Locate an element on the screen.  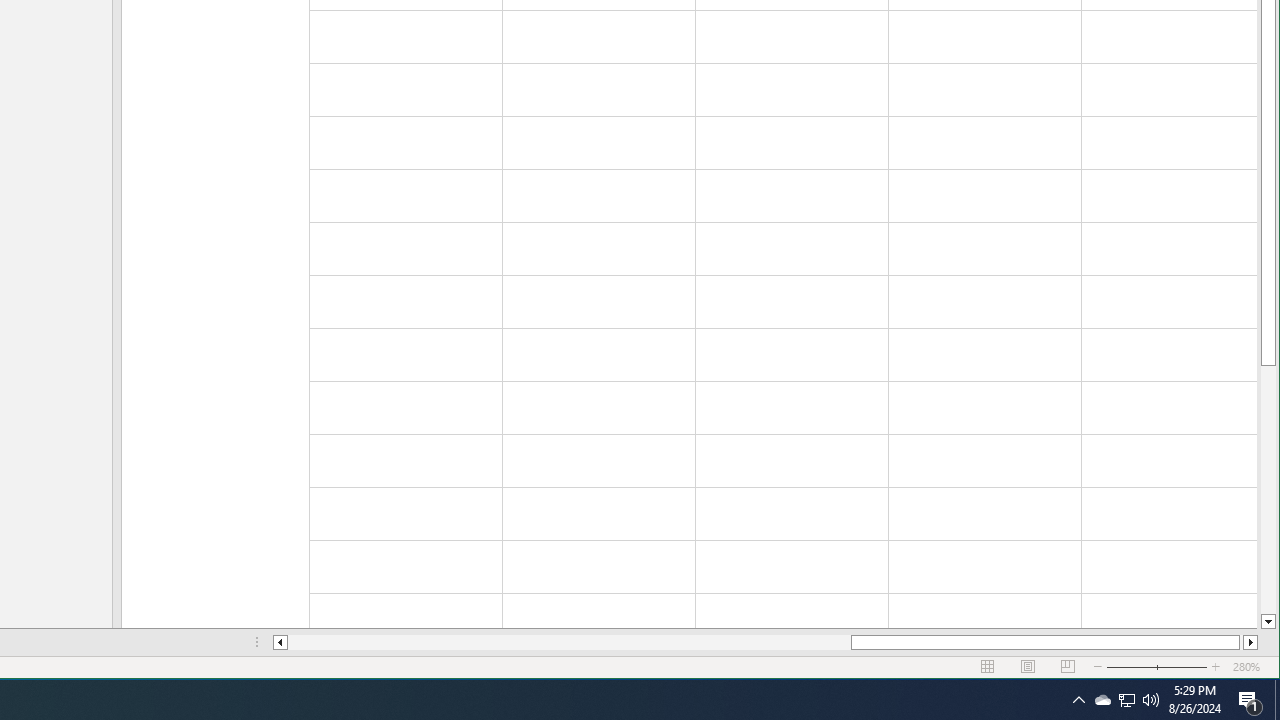
'Notification Chevron' is located at coordinates (1078, 698).